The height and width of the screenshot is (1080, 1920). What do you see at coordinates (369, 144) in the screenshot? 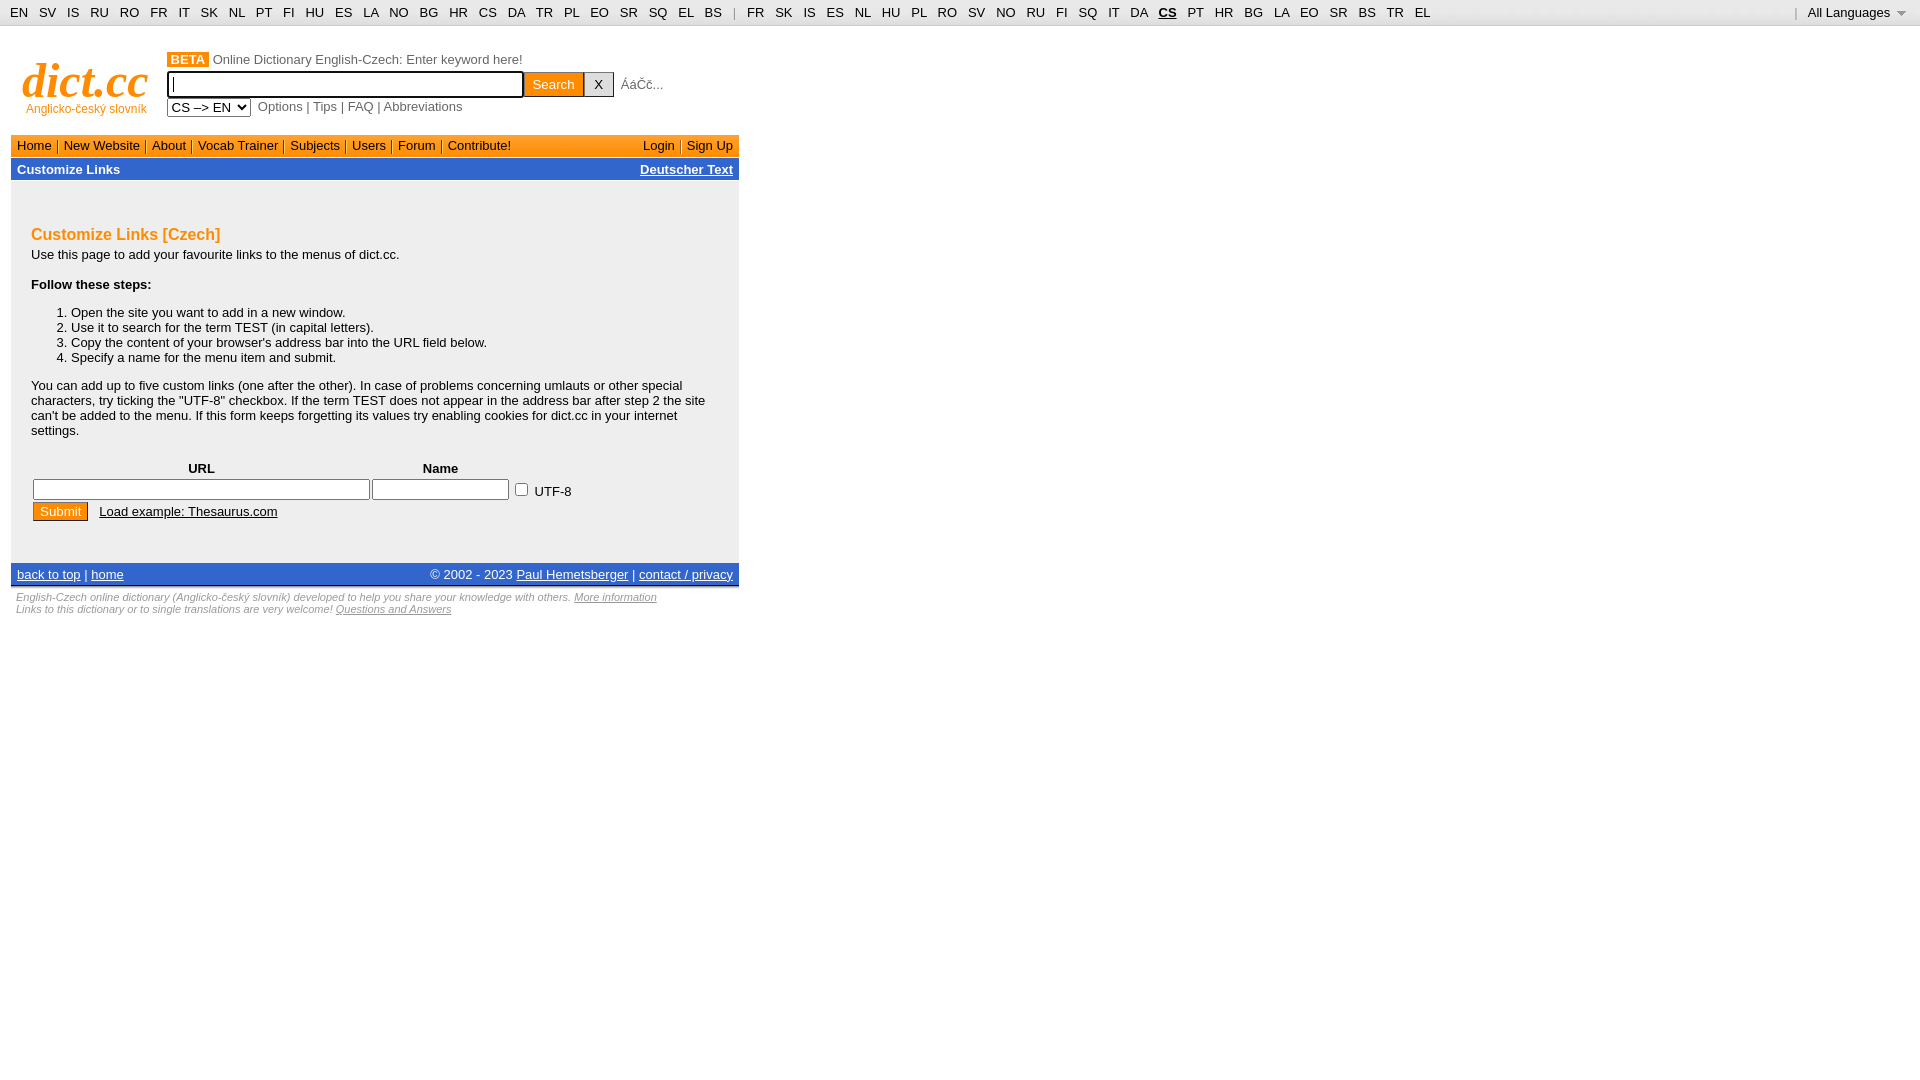
I see `'Users'` at bounding box center [369, 144].